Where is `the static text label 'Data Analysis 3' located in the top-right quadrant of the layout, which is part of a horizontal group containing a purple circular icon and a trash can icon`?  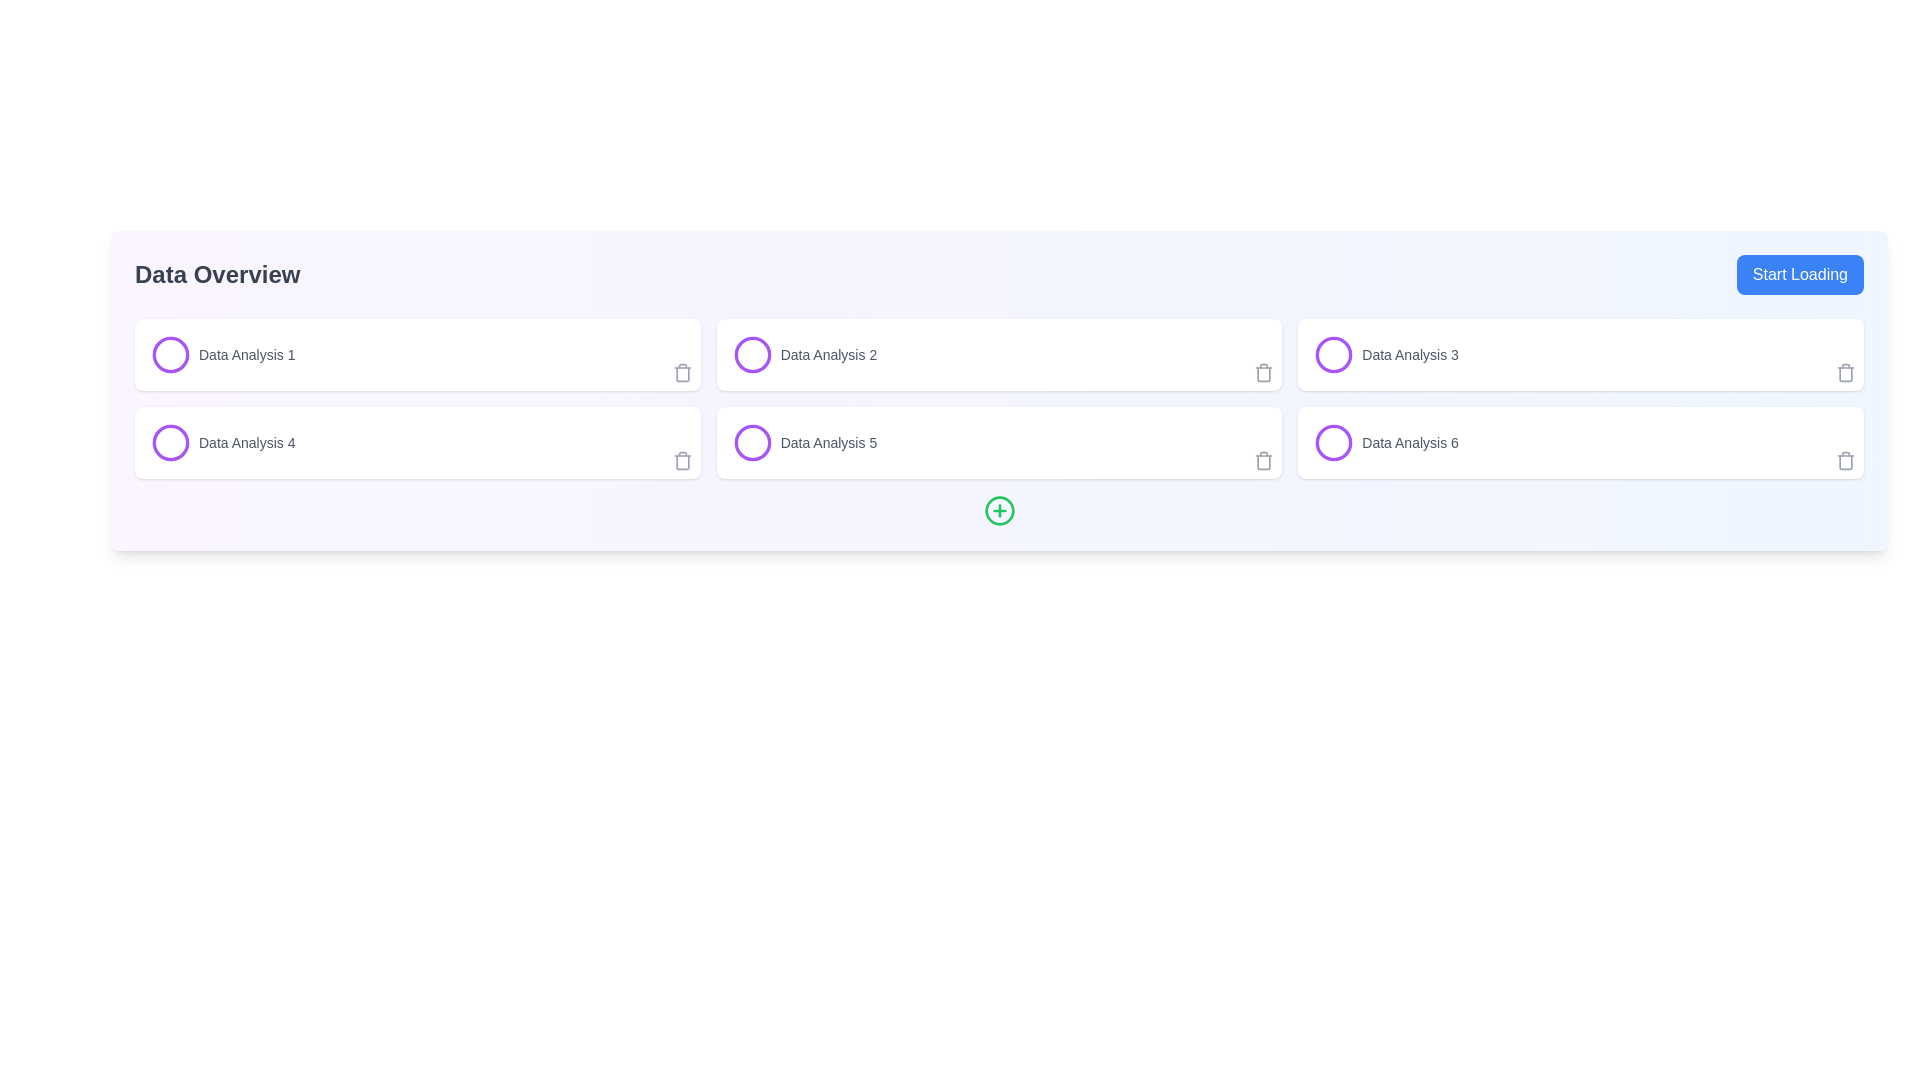 the static text label 'Data Analysis 3' located in the top-right quadrant of the layout, which is part of a horizontal group containing a purple circular icon and a trash can icon is located at coordinates (1409, 353).